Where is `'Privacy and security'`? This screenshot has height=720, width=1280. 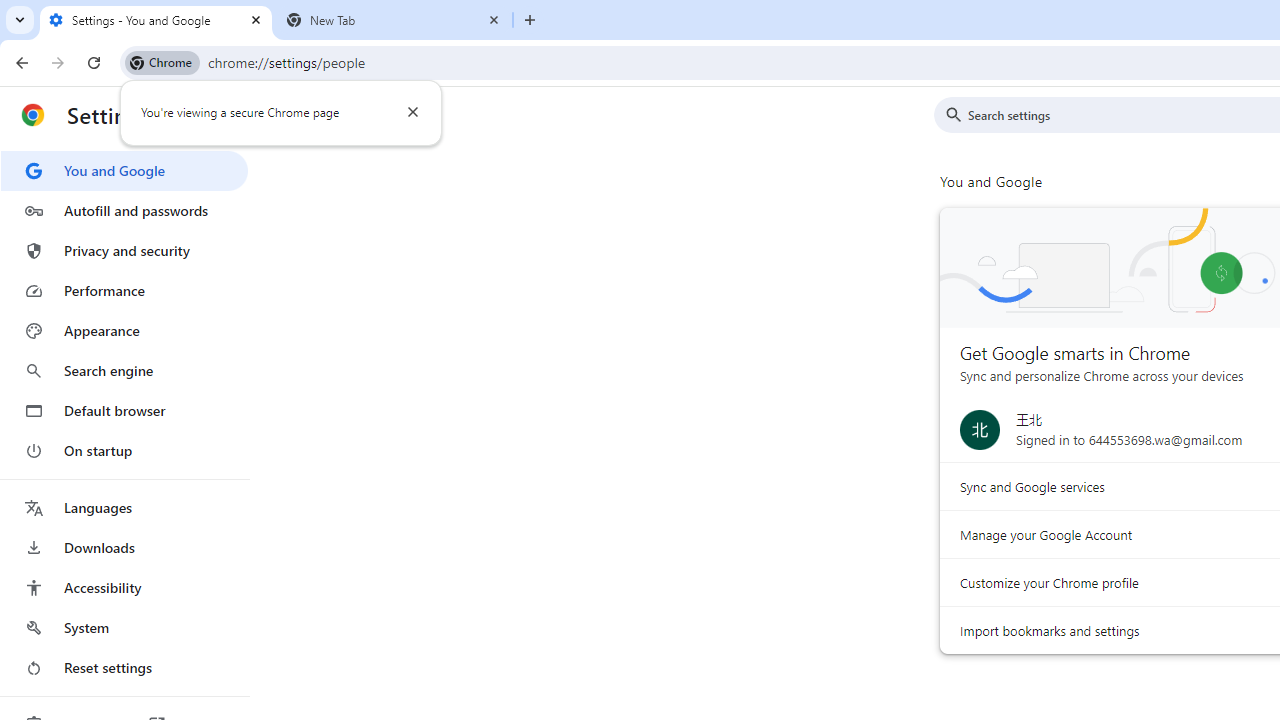 'Privacy and security' is located at coordinates (123, 249).